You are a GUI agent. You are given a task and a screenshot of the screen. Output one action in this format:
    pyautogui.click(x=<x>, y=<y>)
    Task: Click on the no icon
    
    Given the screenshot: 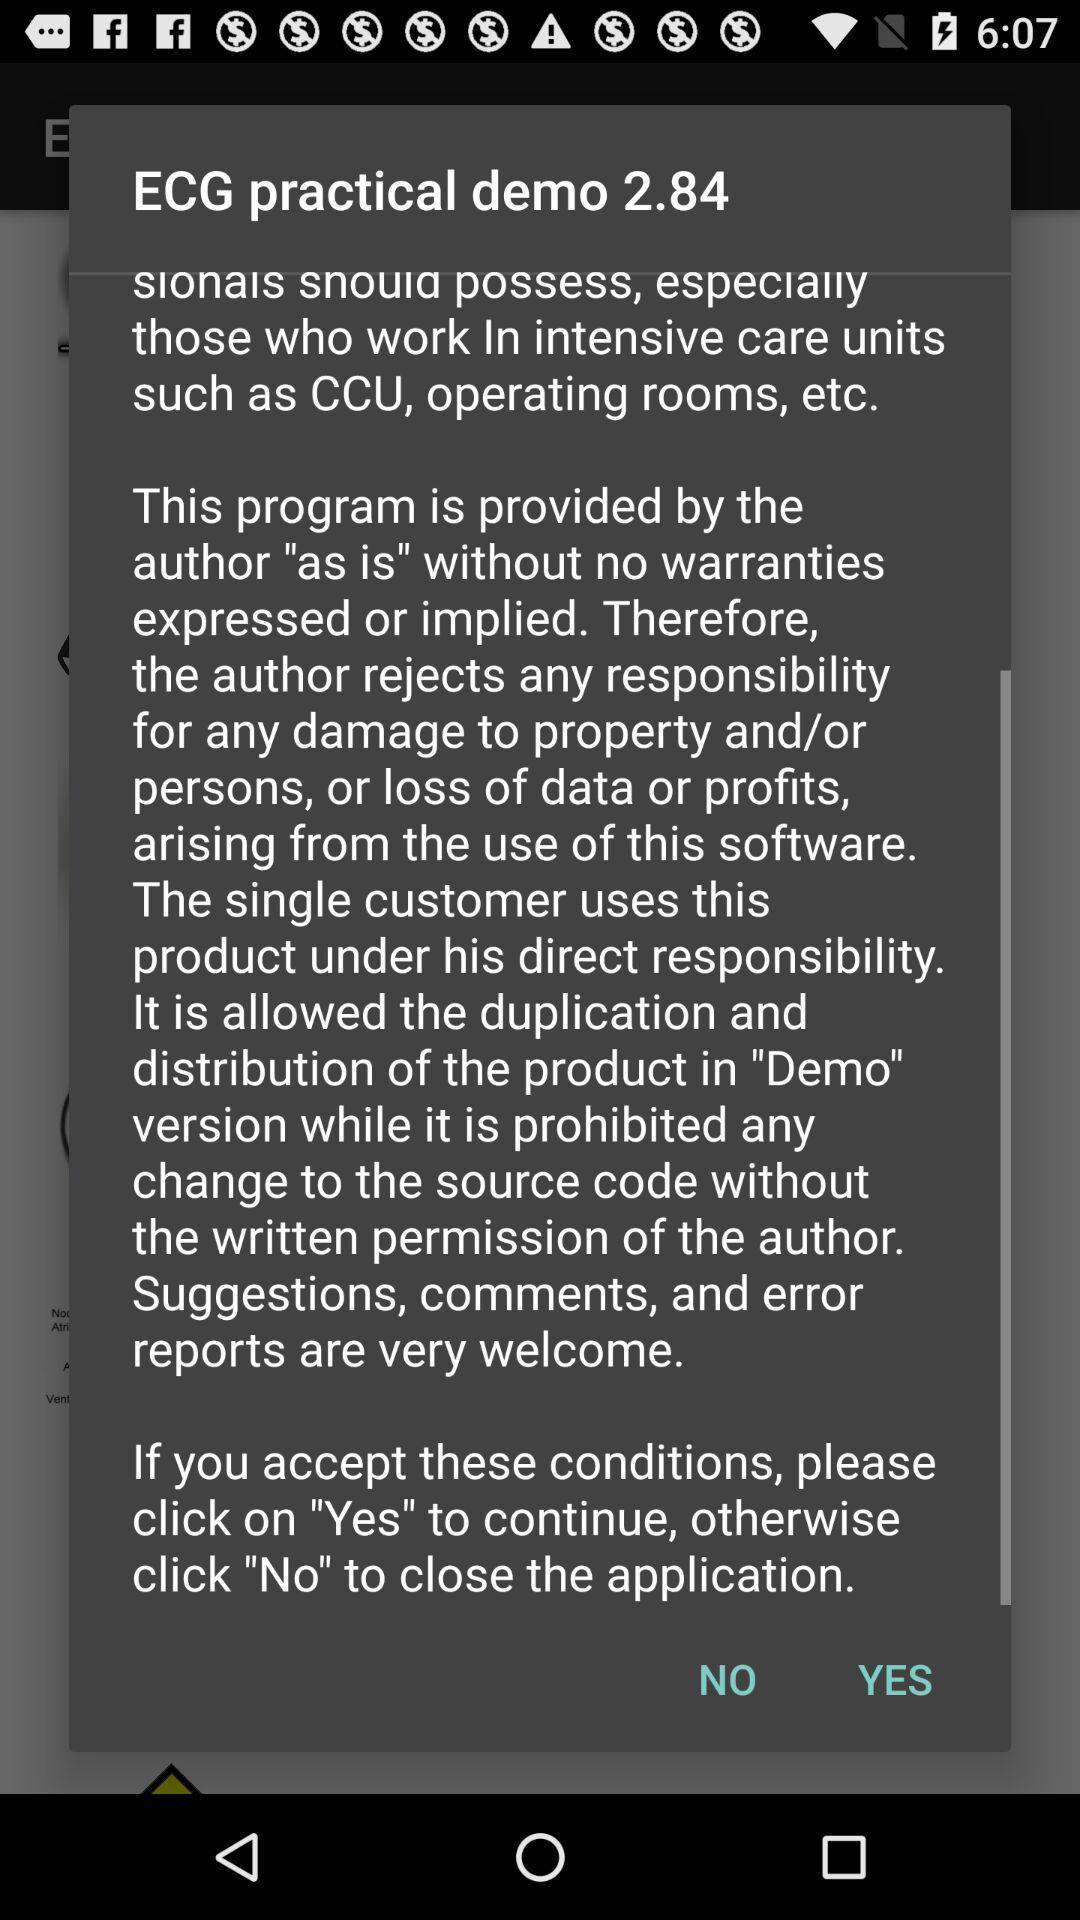 What is the action you would take?
    pyautogui.click(x=727, y=1678)
    